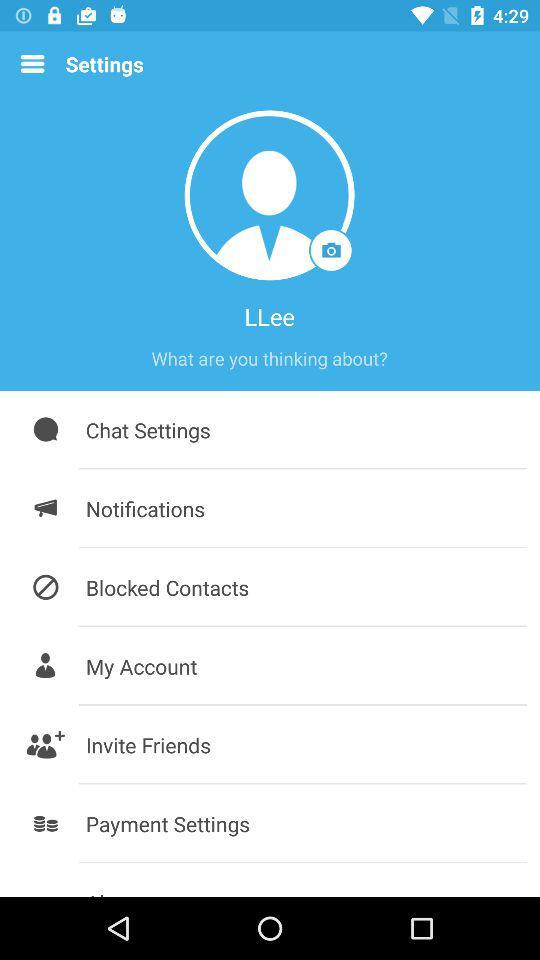 The width and height of the screenshot is (540, 960). What do you see at coordinates (269, 358) in the screenshot?
I see `item above the chat settings icon` at bounding box center [269, 358].